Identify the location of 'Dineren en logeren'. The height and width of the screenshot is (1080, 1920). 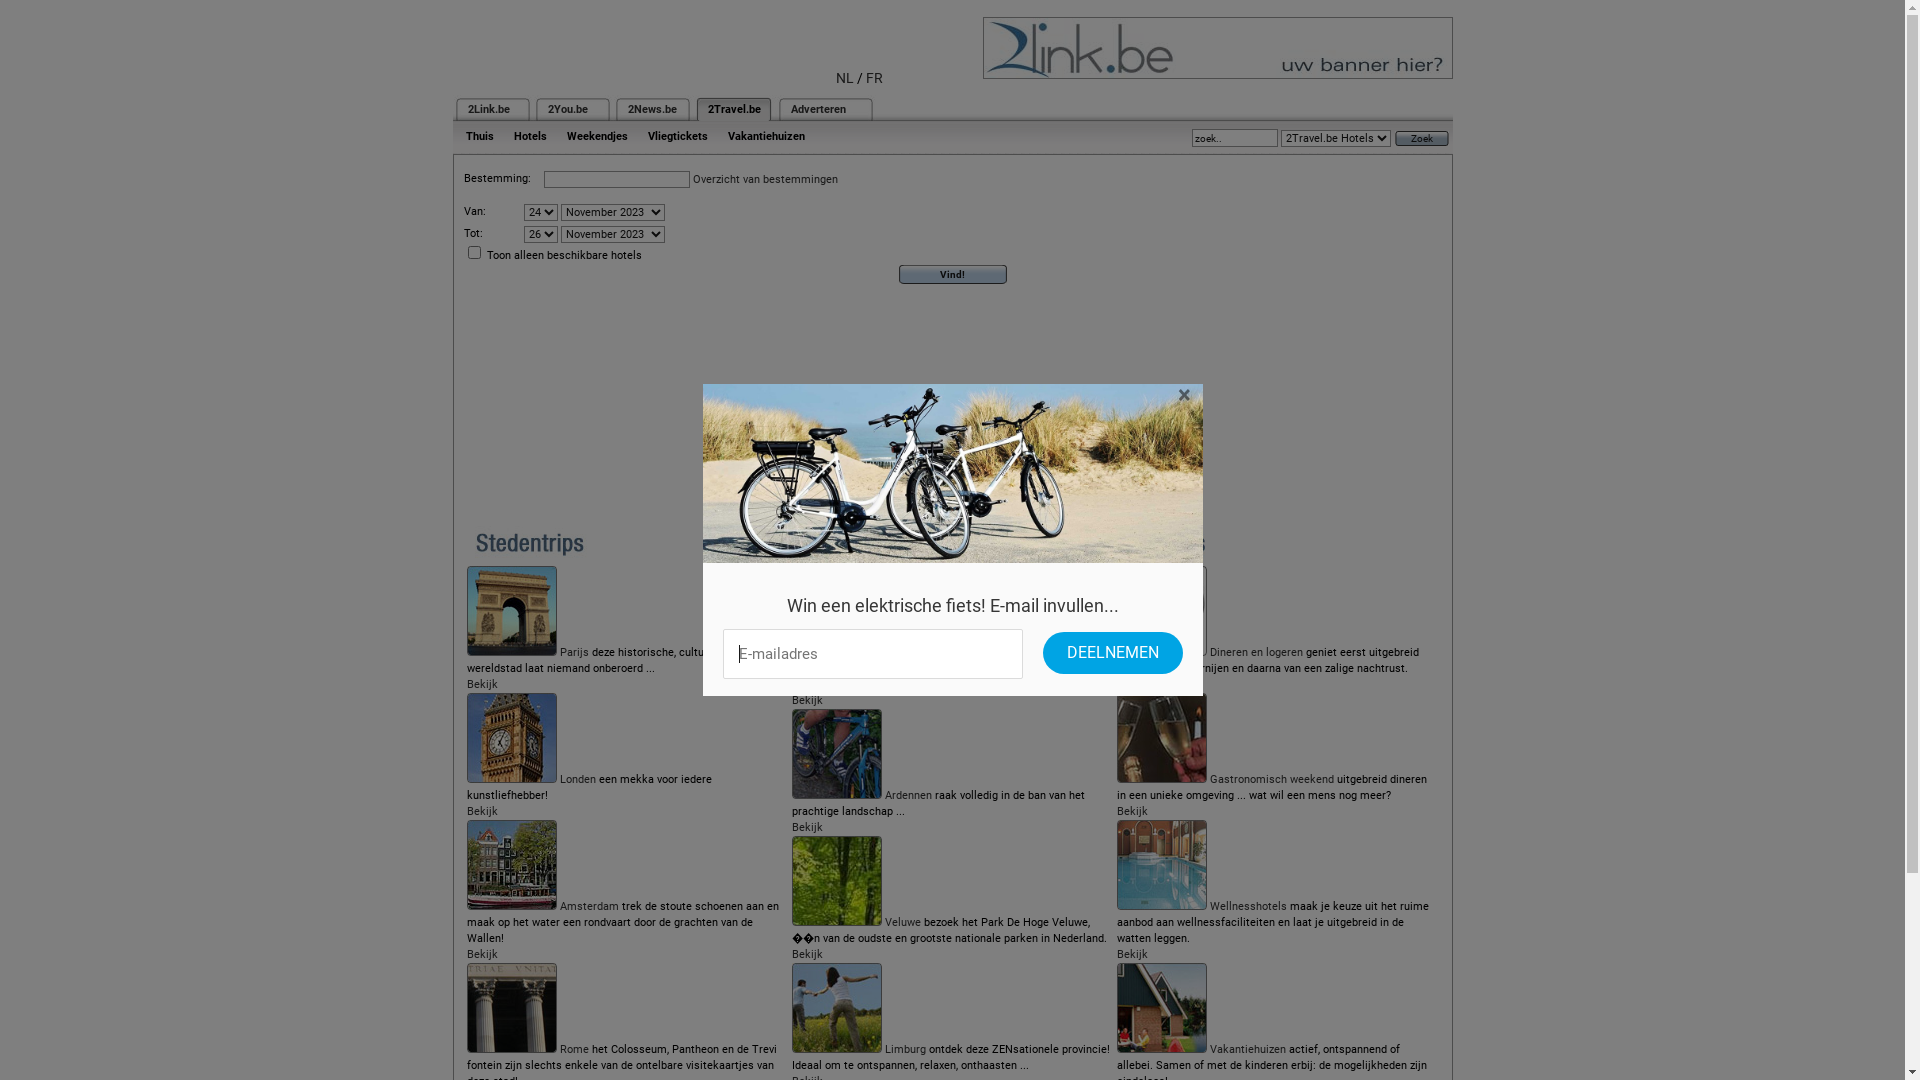
(1255, 652).